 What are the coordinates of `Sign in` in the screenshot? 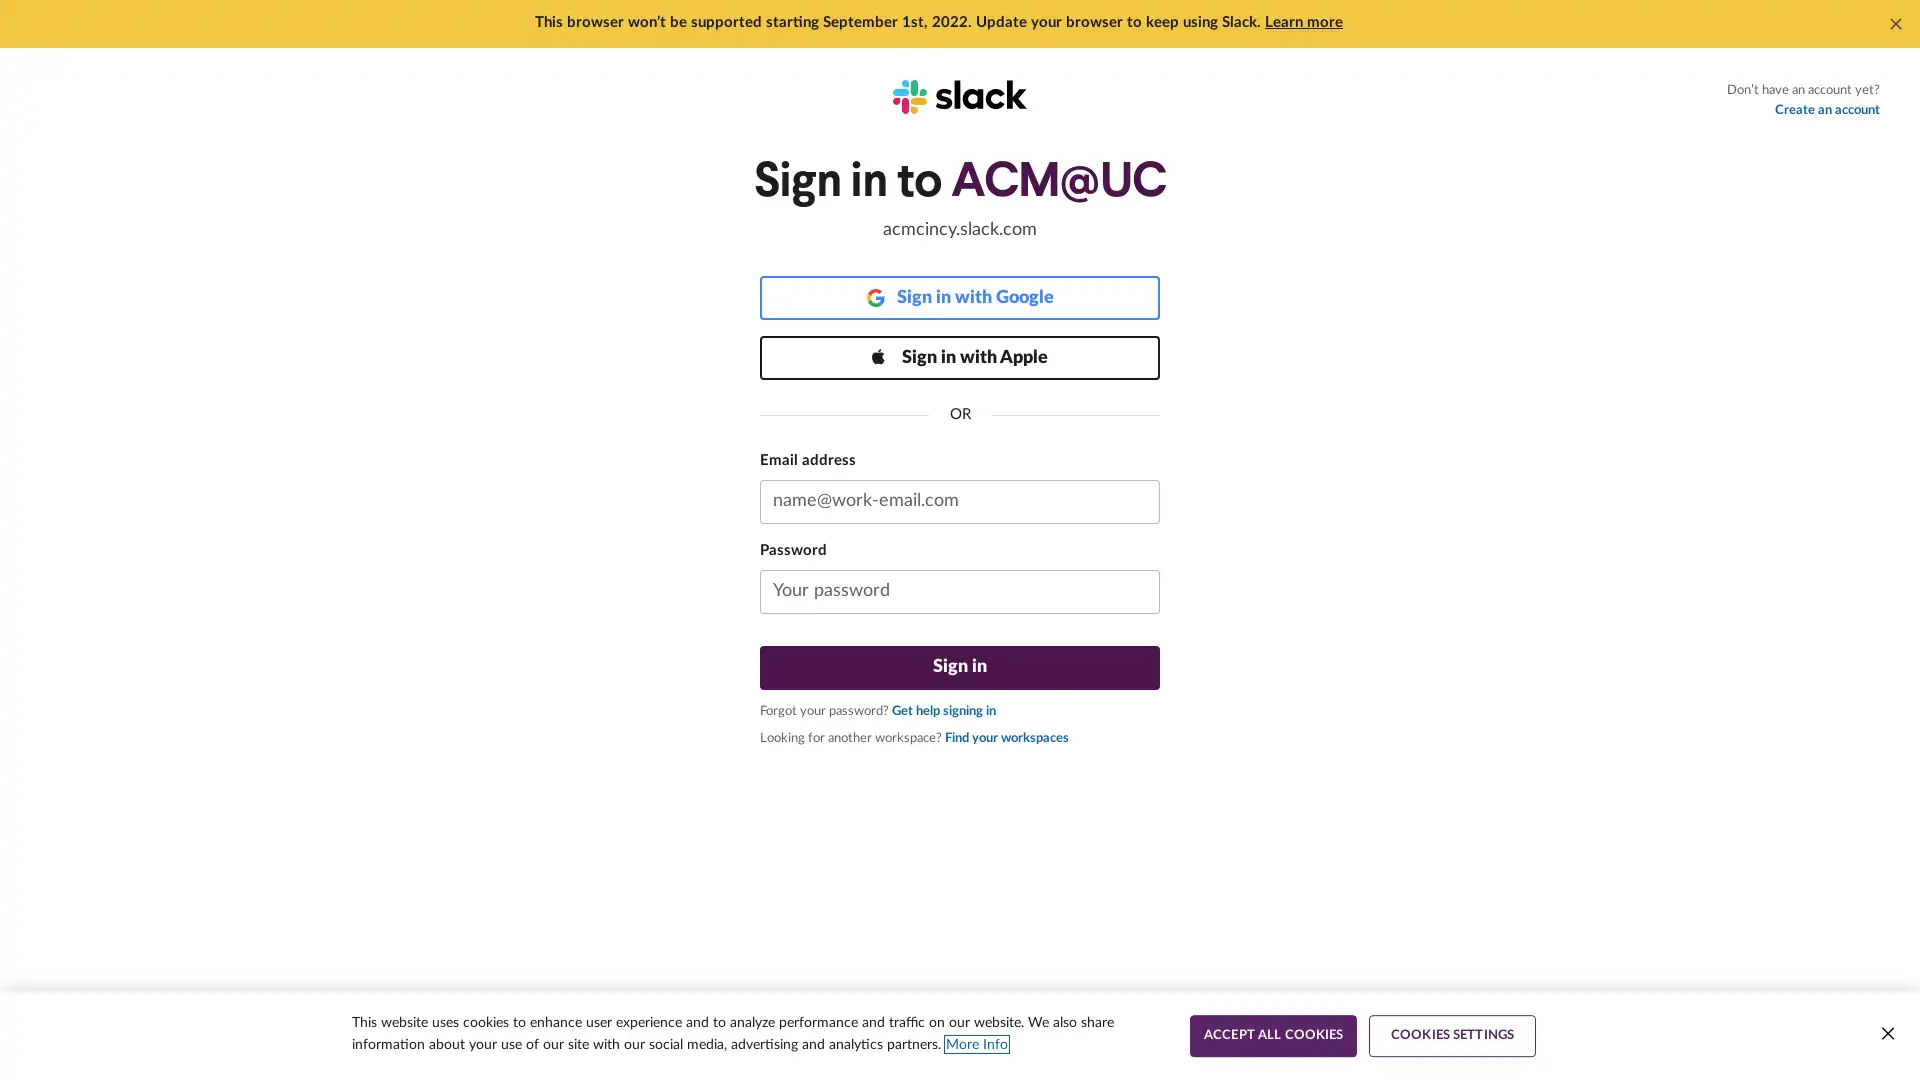 It's located at (960, 667).